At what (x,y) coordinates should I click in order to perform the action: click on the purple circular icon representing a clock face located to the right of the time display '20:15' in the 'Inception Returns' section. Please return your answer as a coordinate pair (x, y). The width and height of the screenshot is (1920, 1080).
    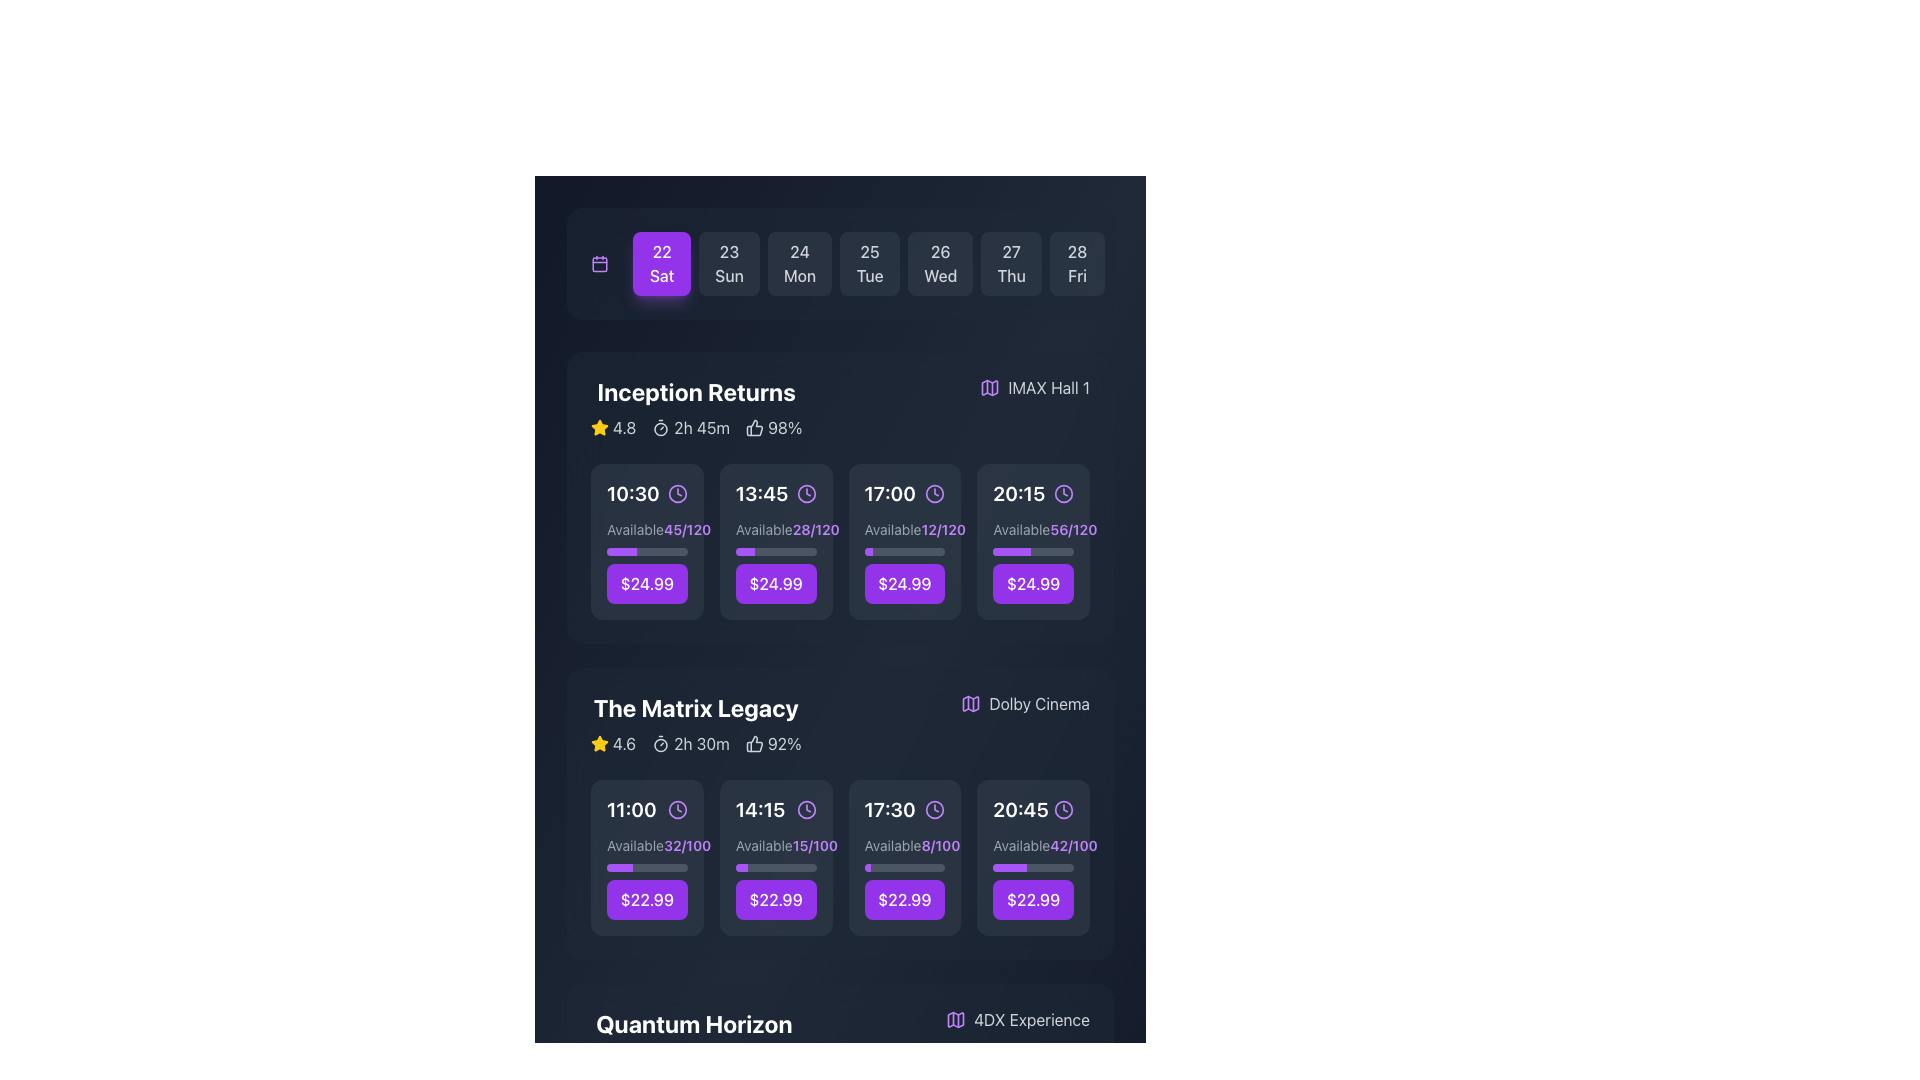
    Looking at the image, I should click on (1063, 493).